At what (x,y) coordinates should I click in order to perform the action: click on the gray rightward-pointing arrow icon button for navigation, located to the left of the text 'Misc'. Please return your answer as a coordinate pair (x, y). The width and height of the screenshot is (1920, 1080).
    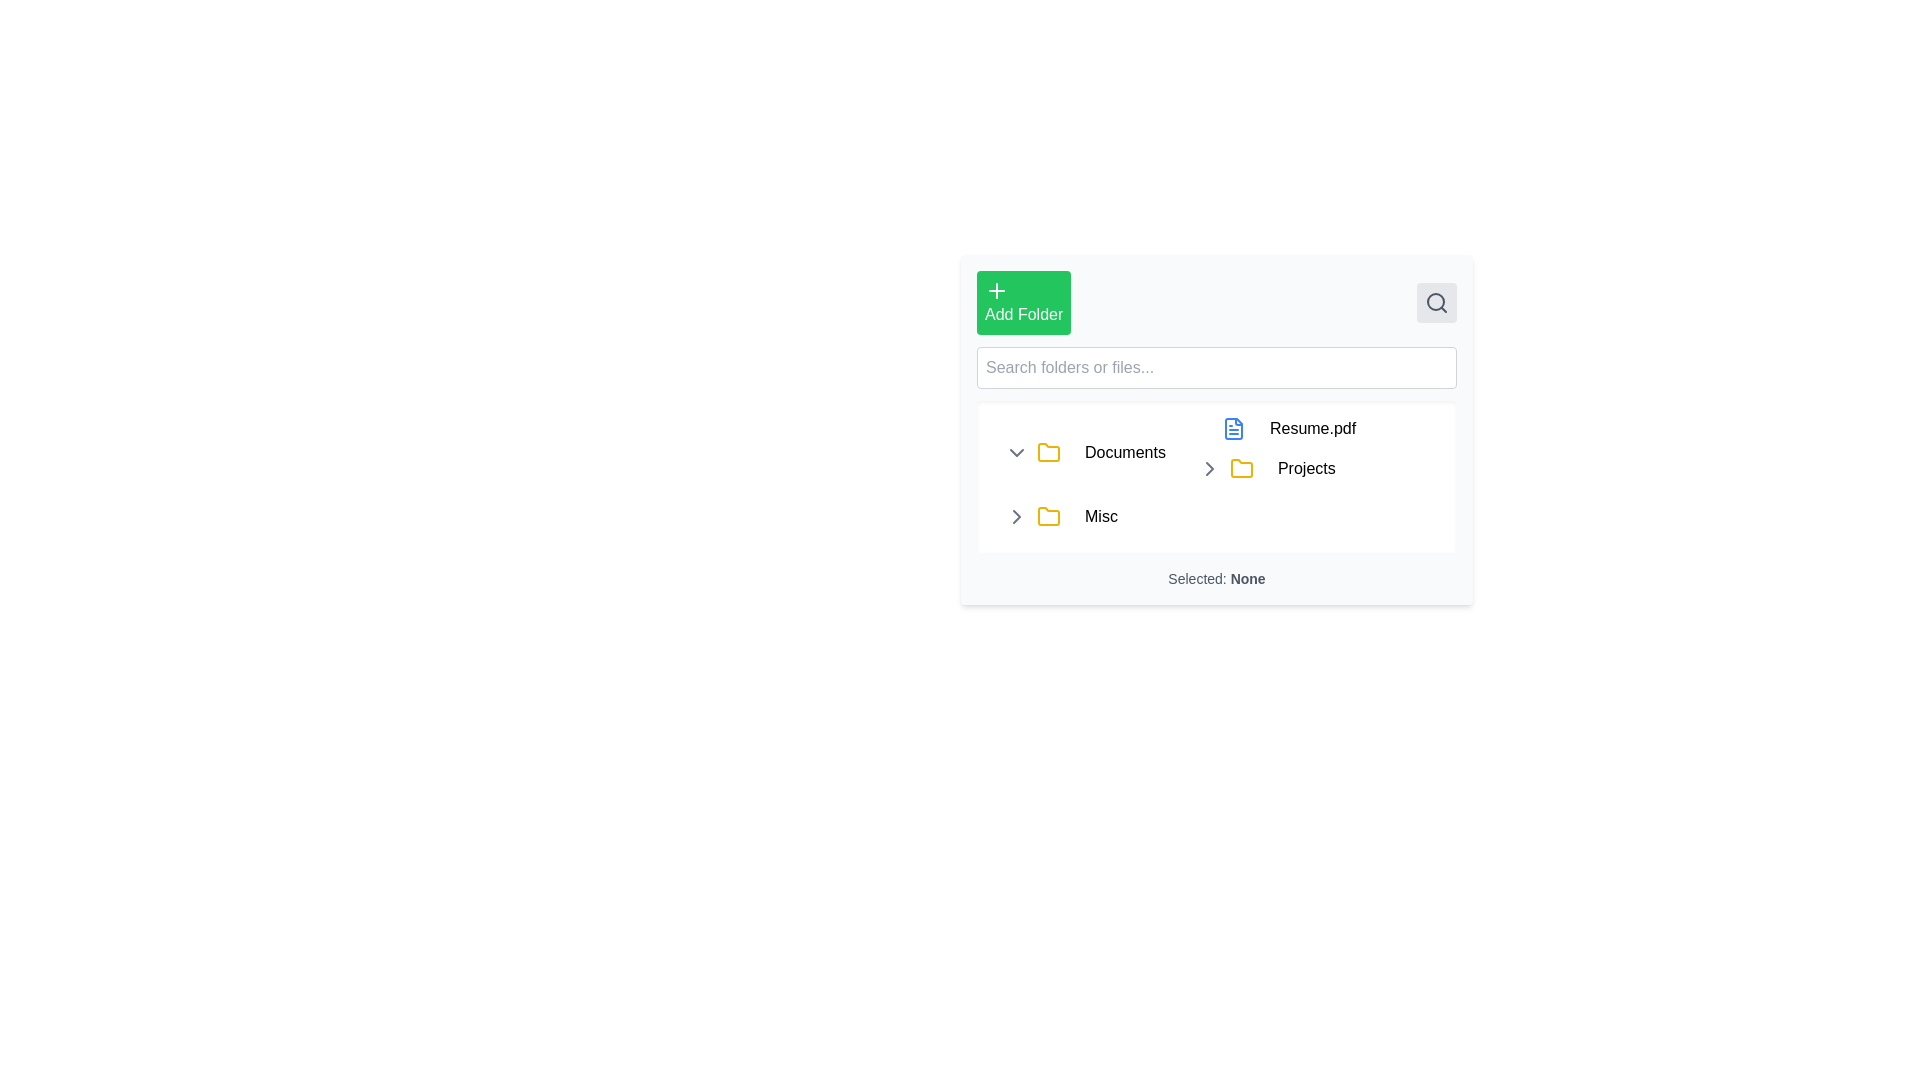
    Looking at the image, I should click on (1017, 515).